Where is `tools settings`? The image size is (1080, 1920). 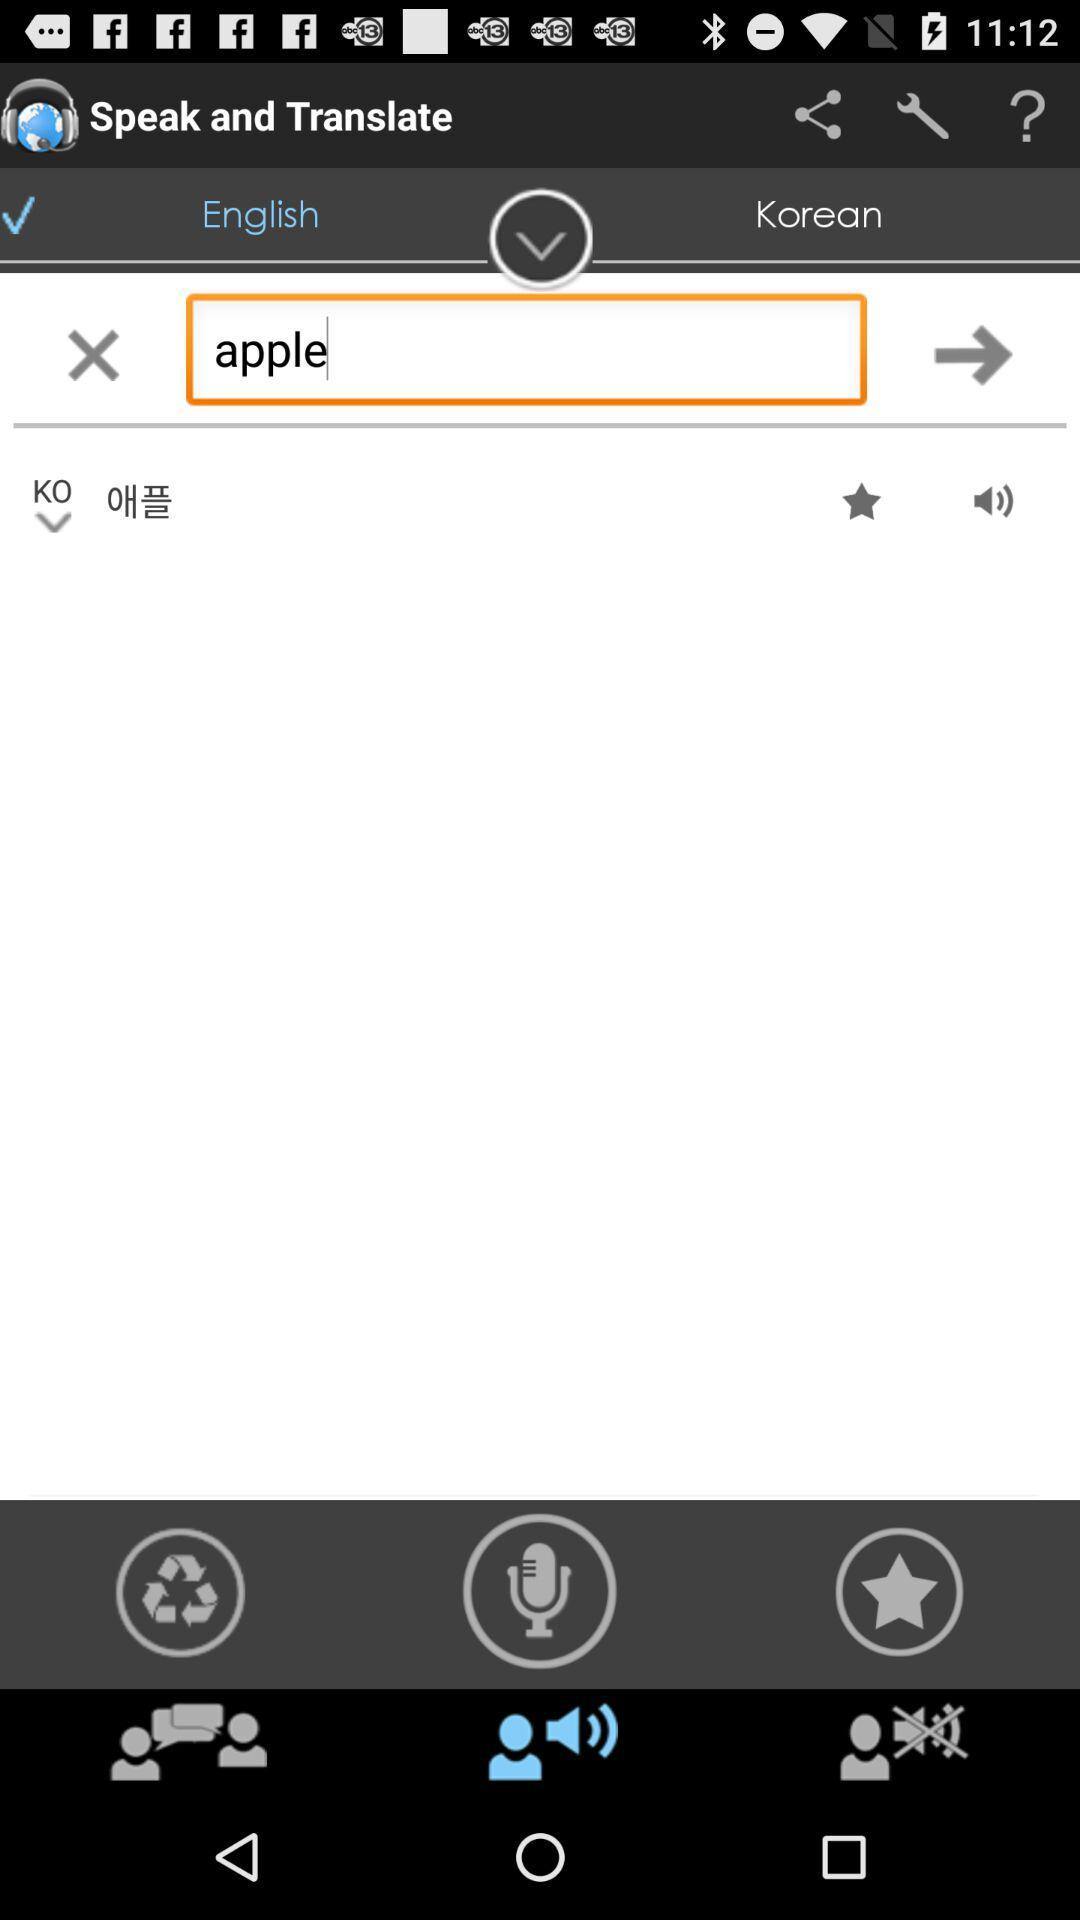
tools settings is located at coordinates (922, 114).